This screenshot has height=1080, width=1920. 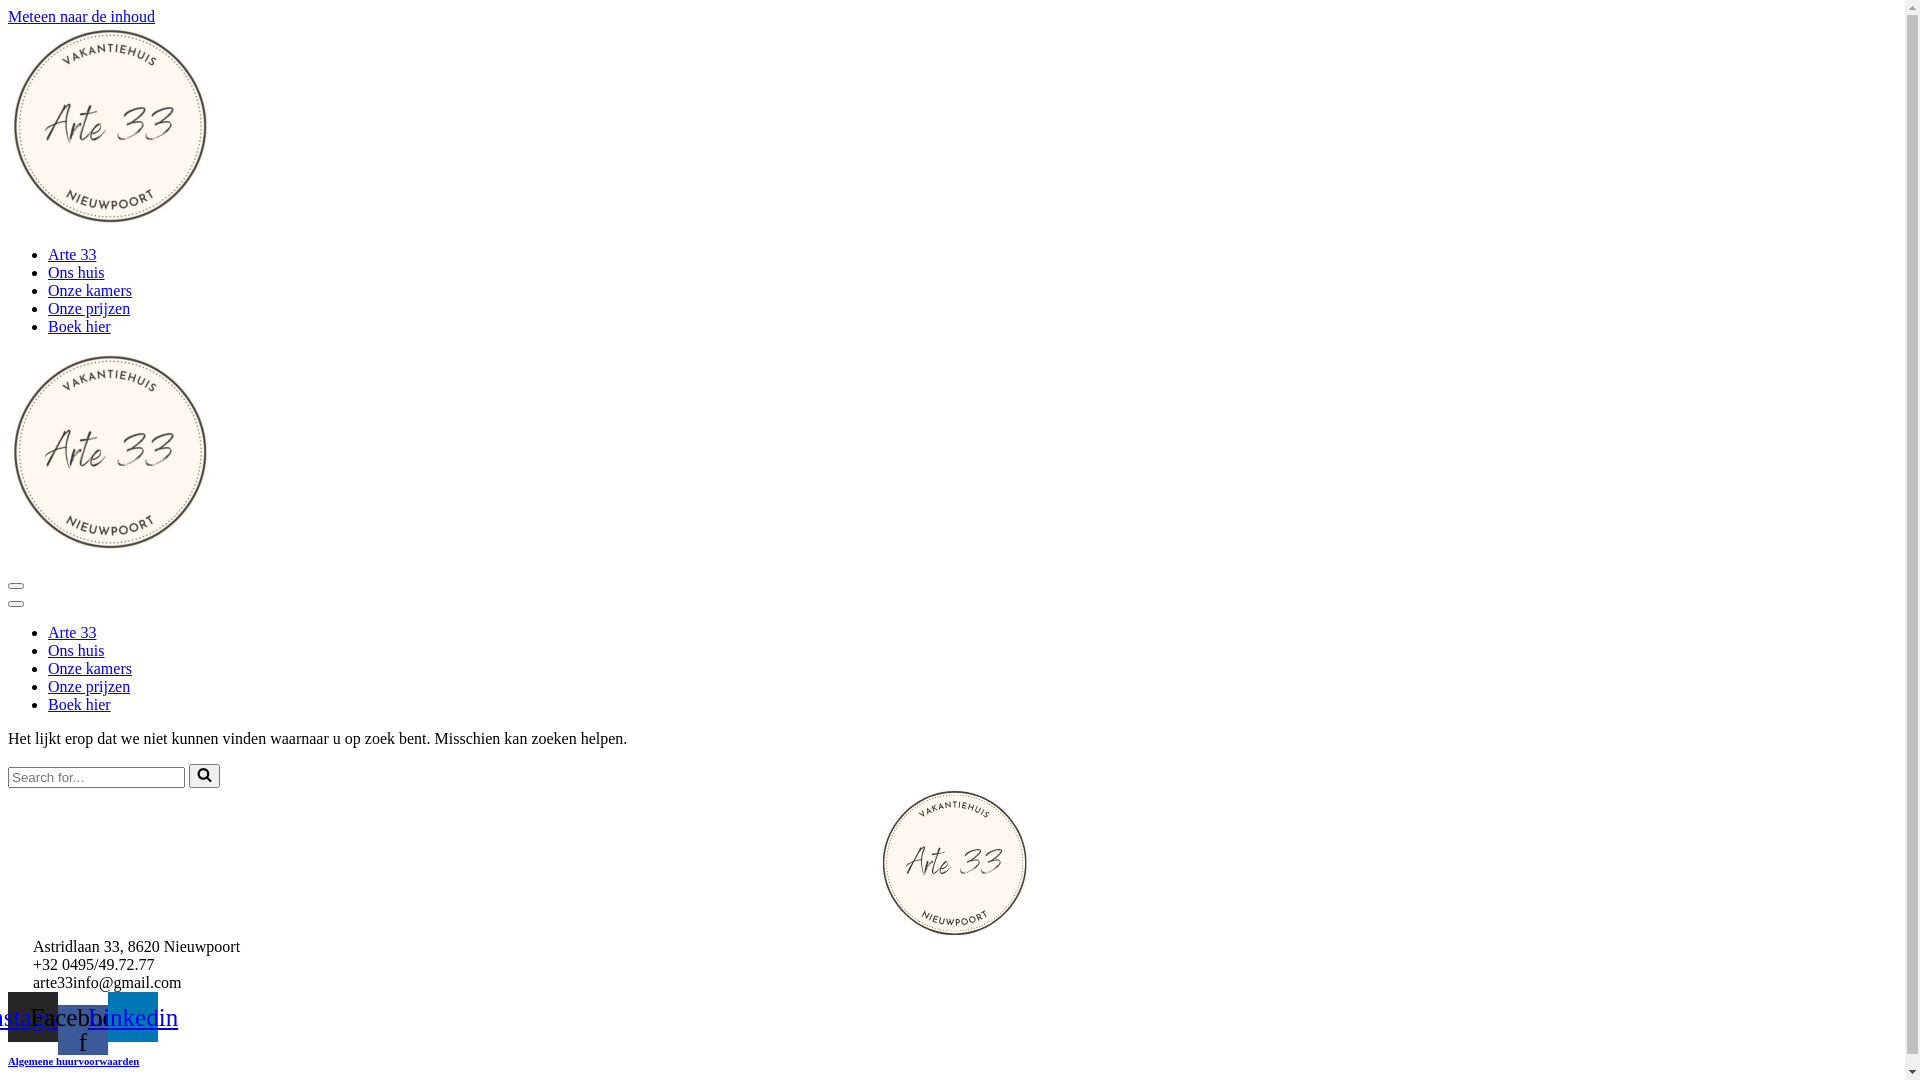 I want to click on 'Ons huis', so click(x=76, y=272).